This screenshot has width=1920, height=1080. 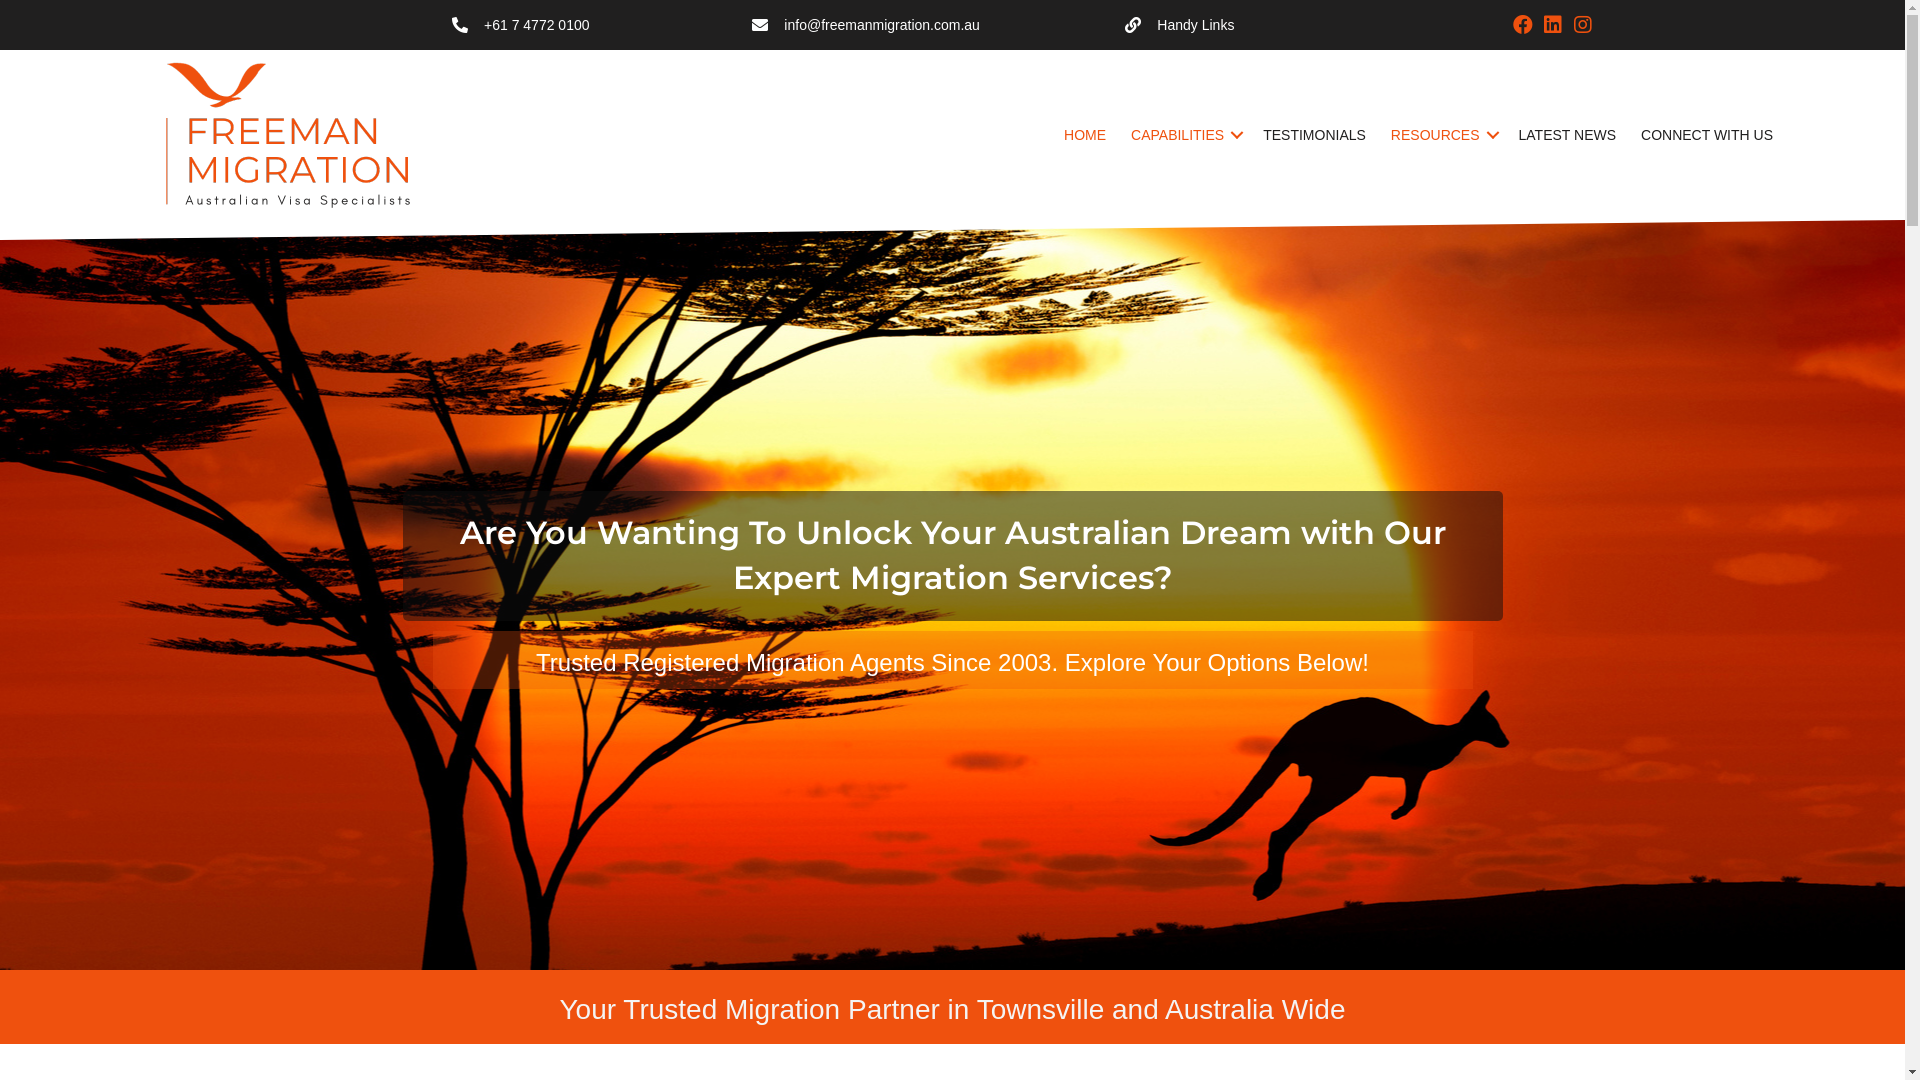 I want to click on 'CONNECT WITH US', so click(x=1706, y=135).